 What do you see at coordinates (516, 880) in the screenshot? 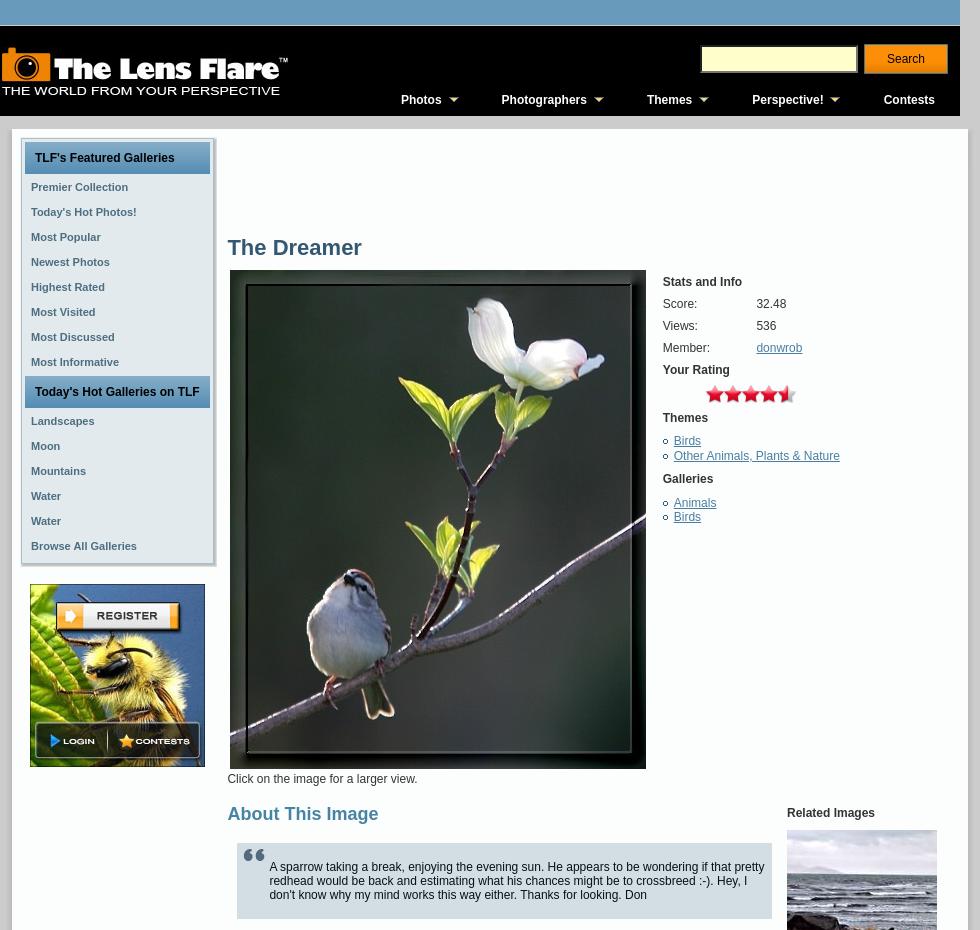
I see `'A sparrow taking a break, enjoying the evening sun. He appears to be wondering if that pretty redhead would be back and estimating what his chances might be to crossbreed :-). Hey, I don't know why my mind works this way either. Thanks for looking. Don'` at bounding box center [516, 880].